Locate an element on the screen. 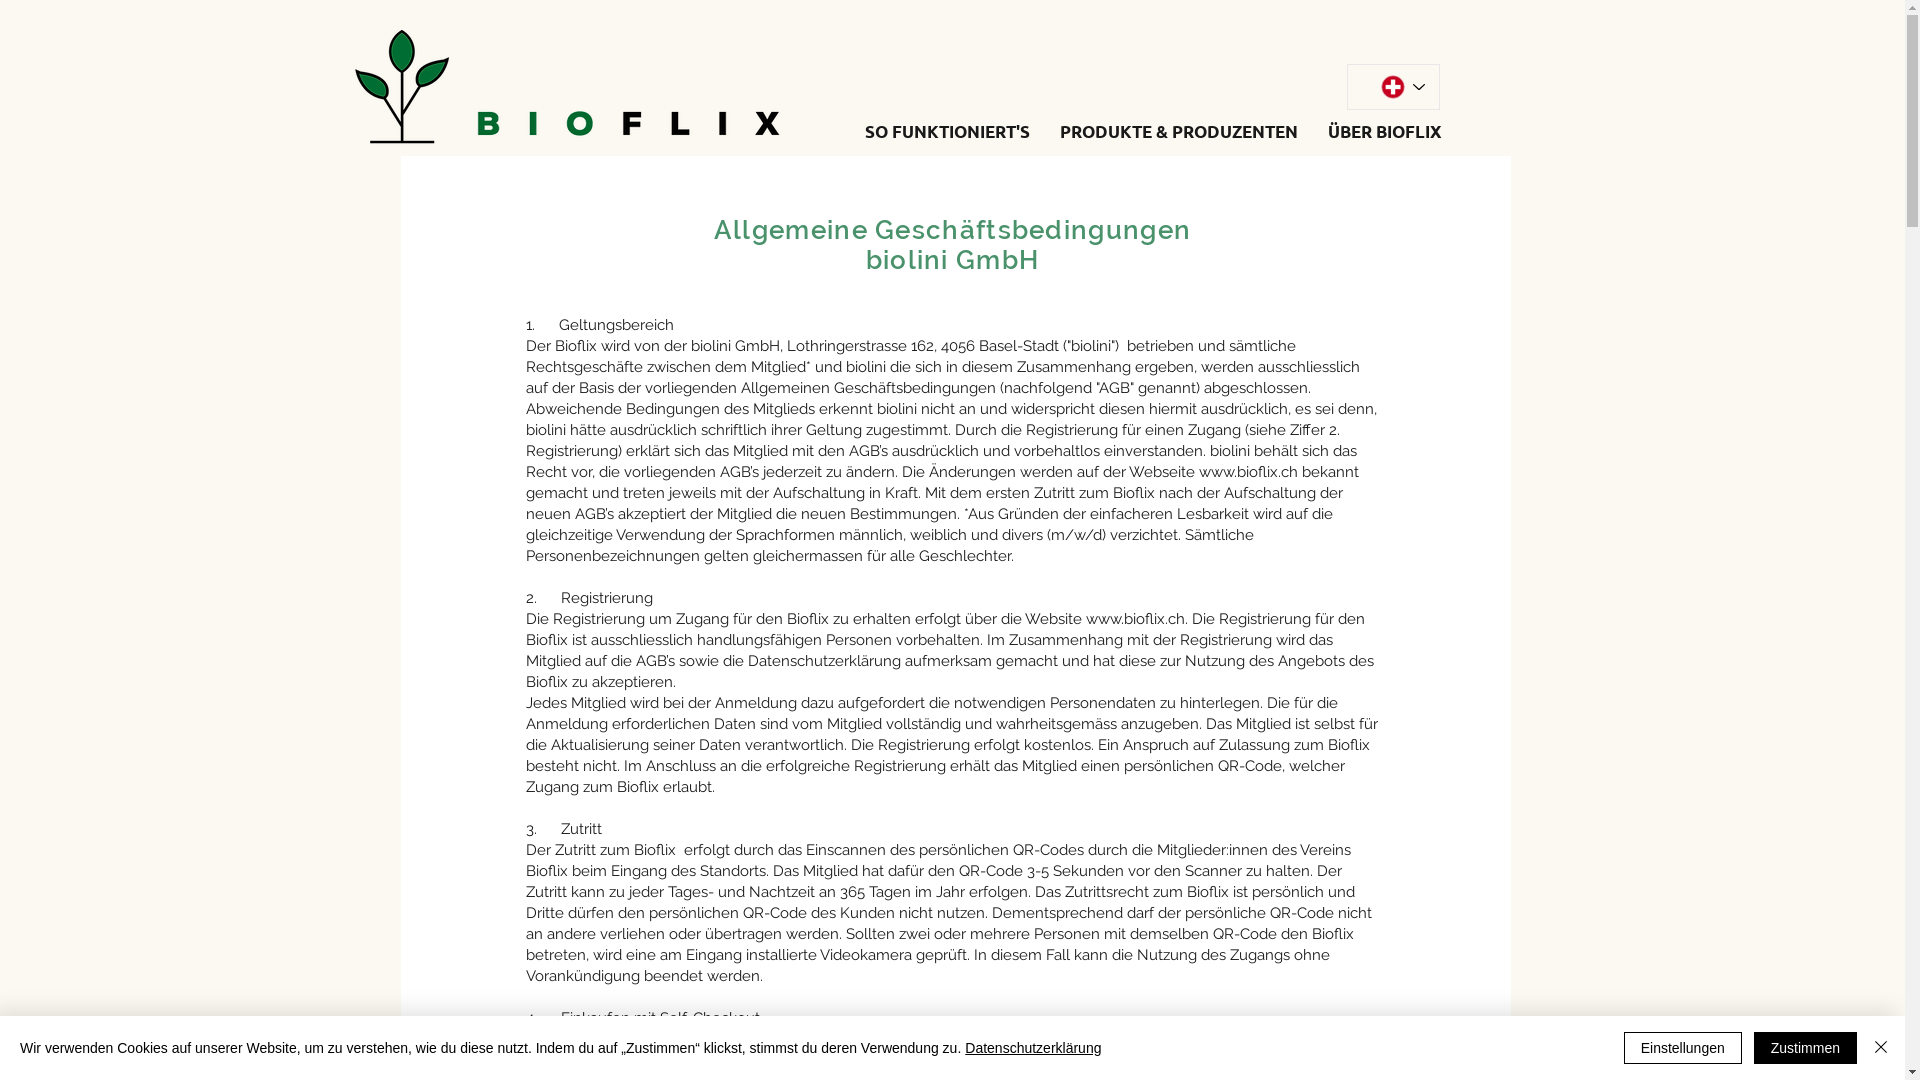 The image size is (1920, 1080). 'www.bioflix.ch' is located at coordinates (1135, 617).